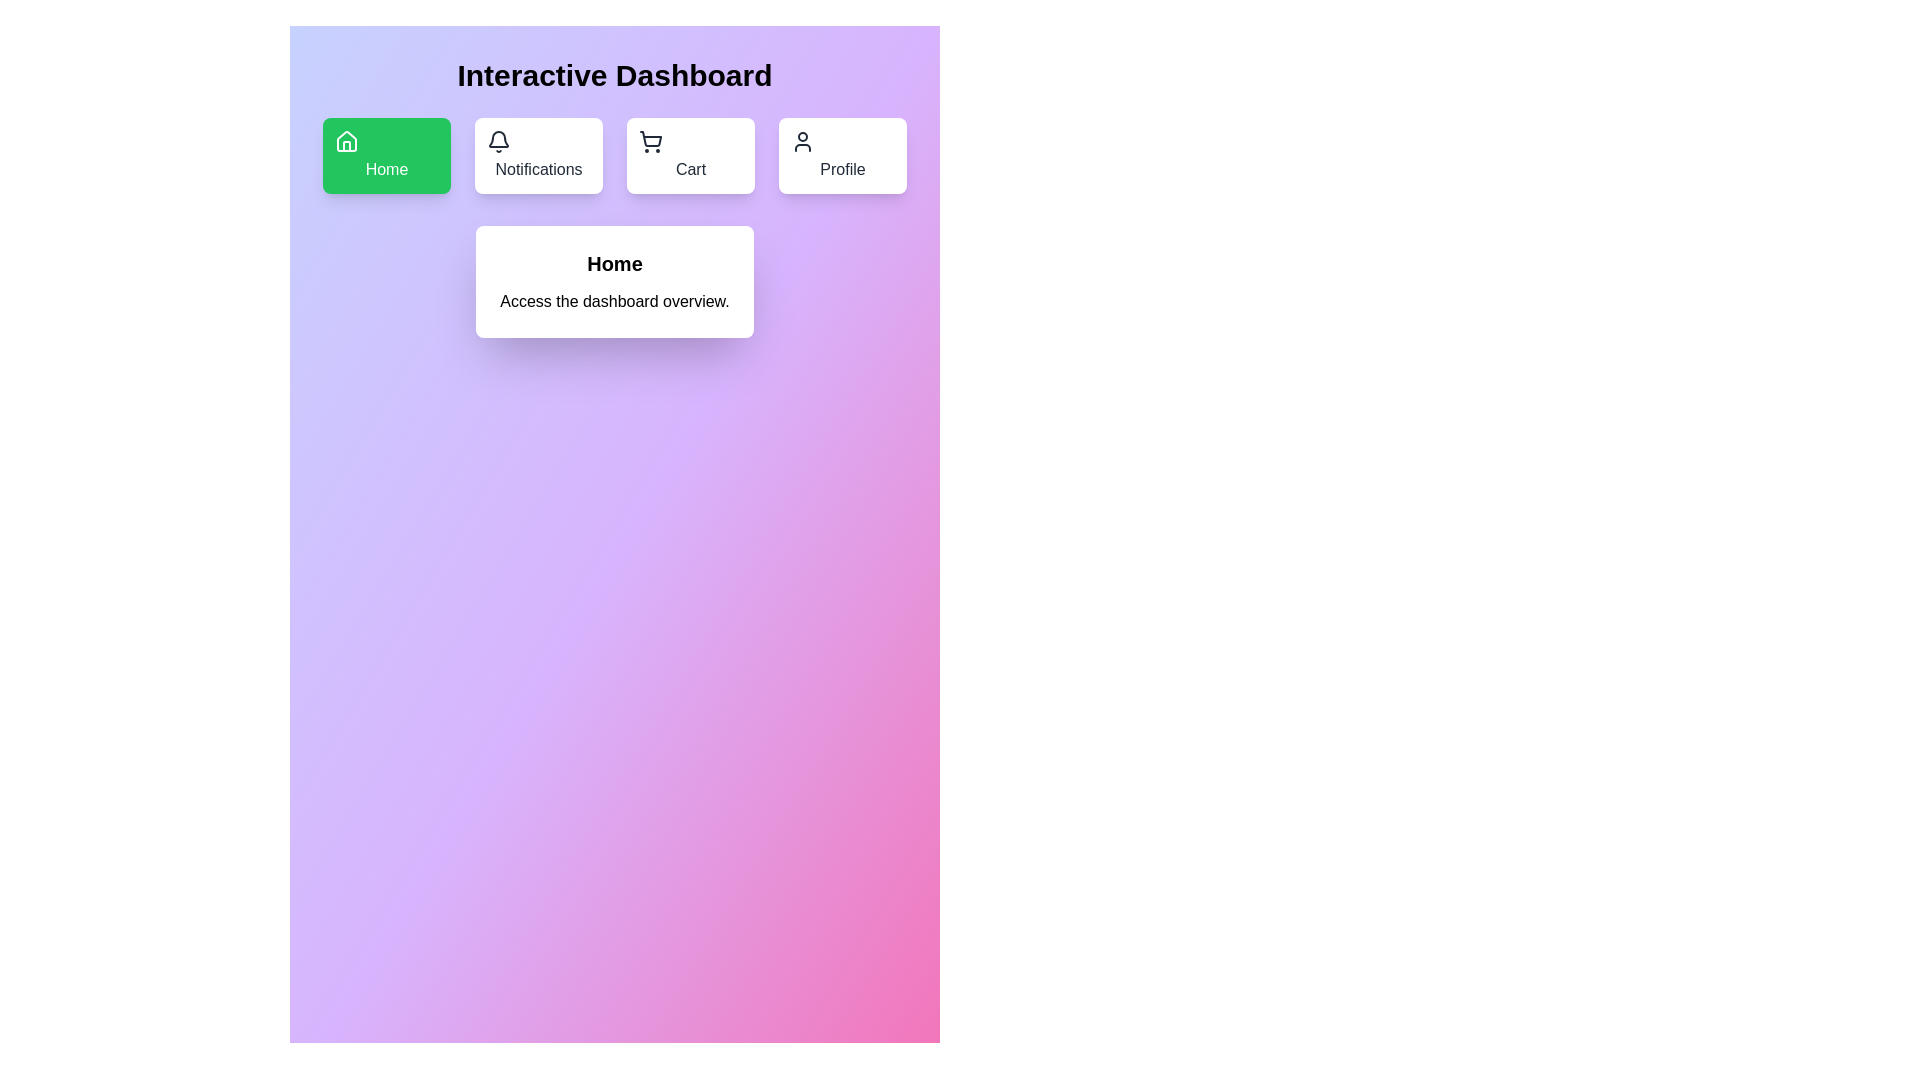 The image size is (1920, 1080). What do you see at coordinates (387, 154) in the screenshot?
I see `the menu option Home to view its content and details` at bounding box center [387, 154].